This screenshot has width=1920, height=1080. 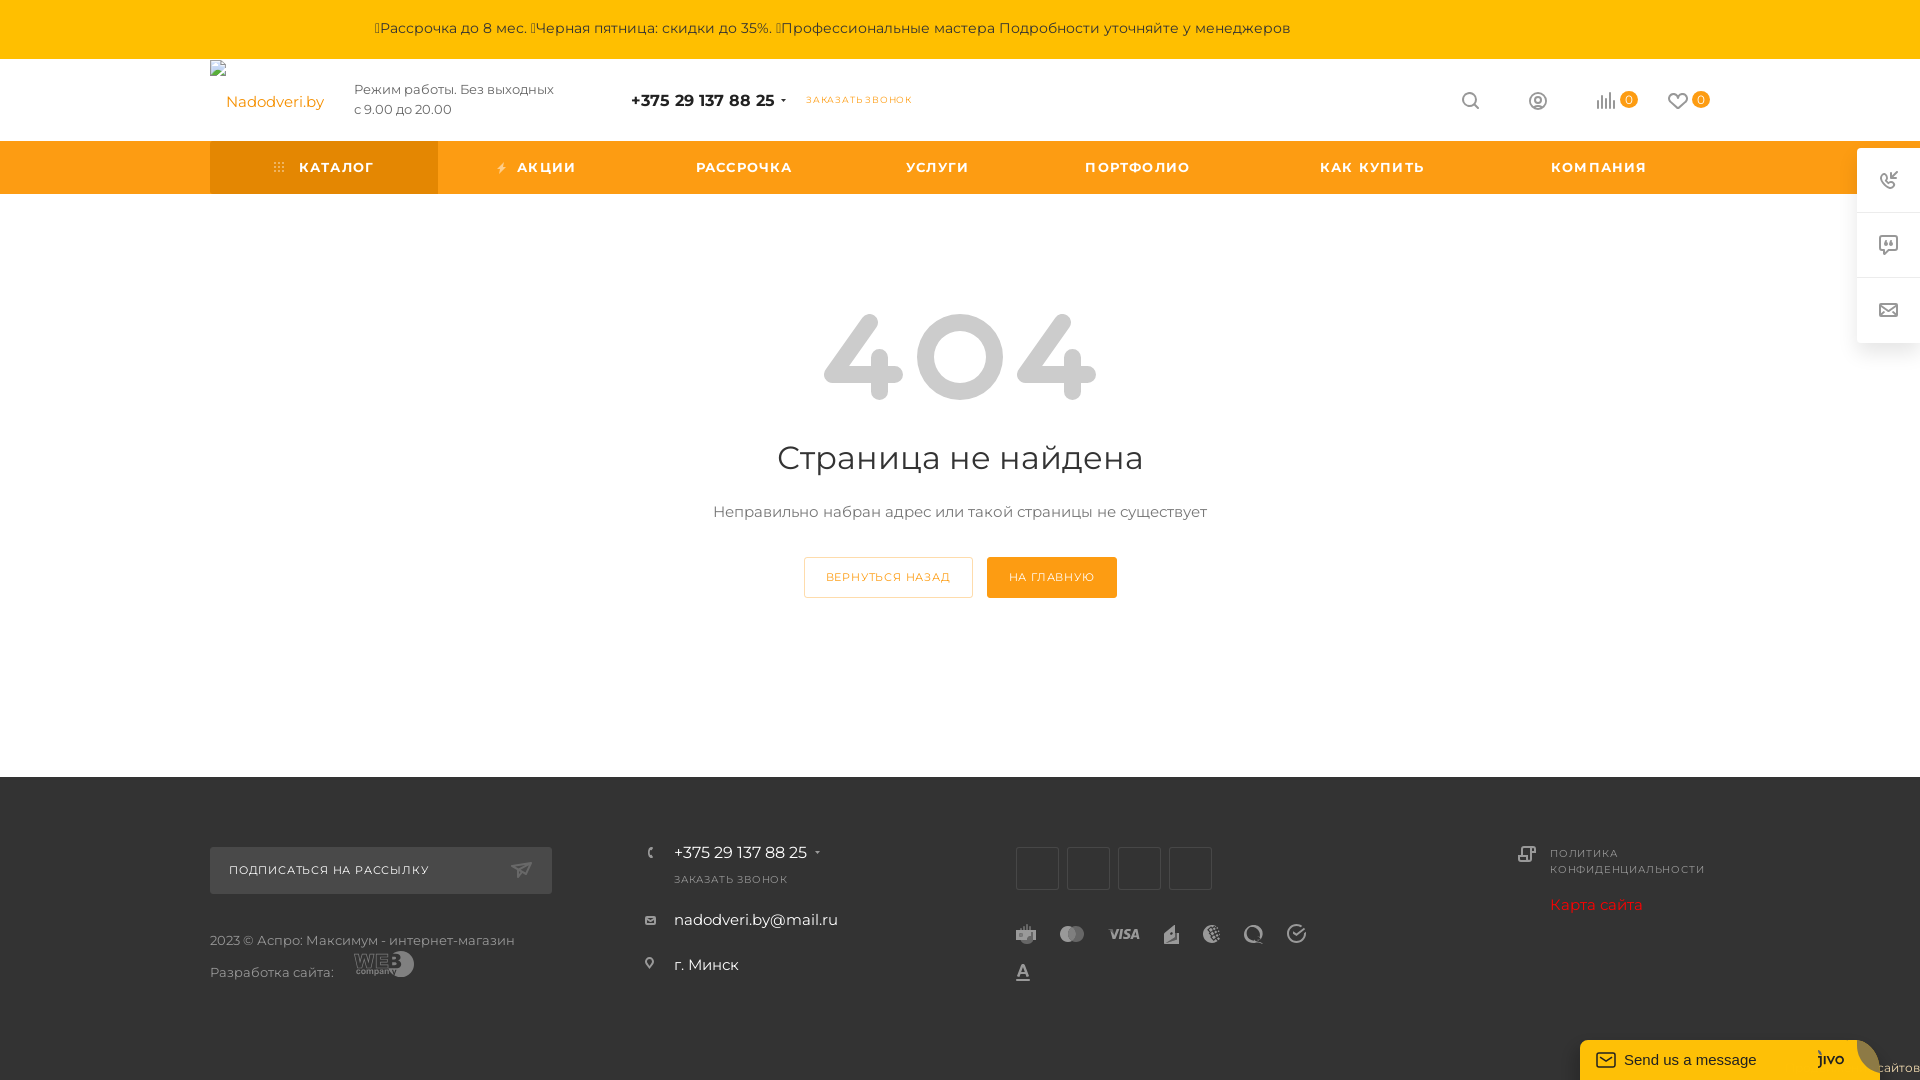 What do you see at coordinates (1123, 933) in the screenshot?
I see `'Visa'` at bounding box center [1123, 933].